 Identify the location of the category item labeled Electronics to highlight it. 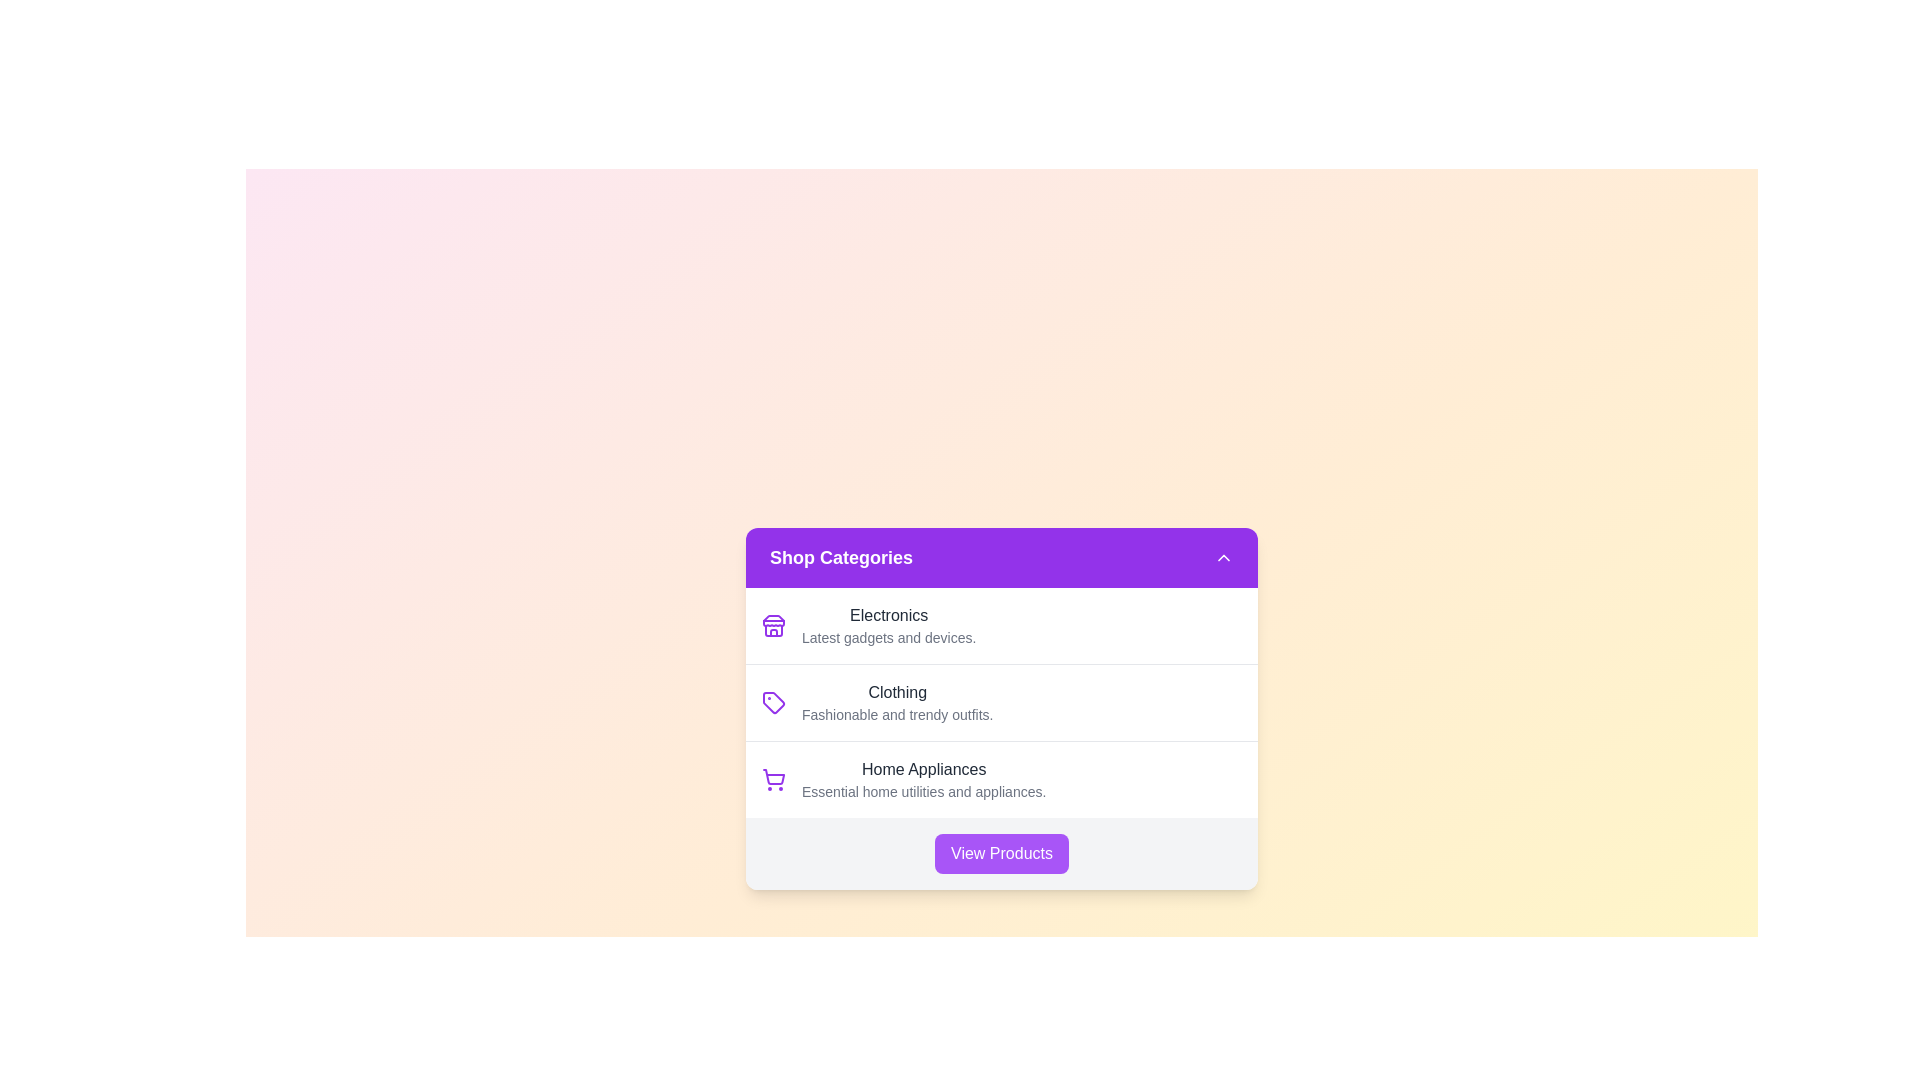
(1002, 624).